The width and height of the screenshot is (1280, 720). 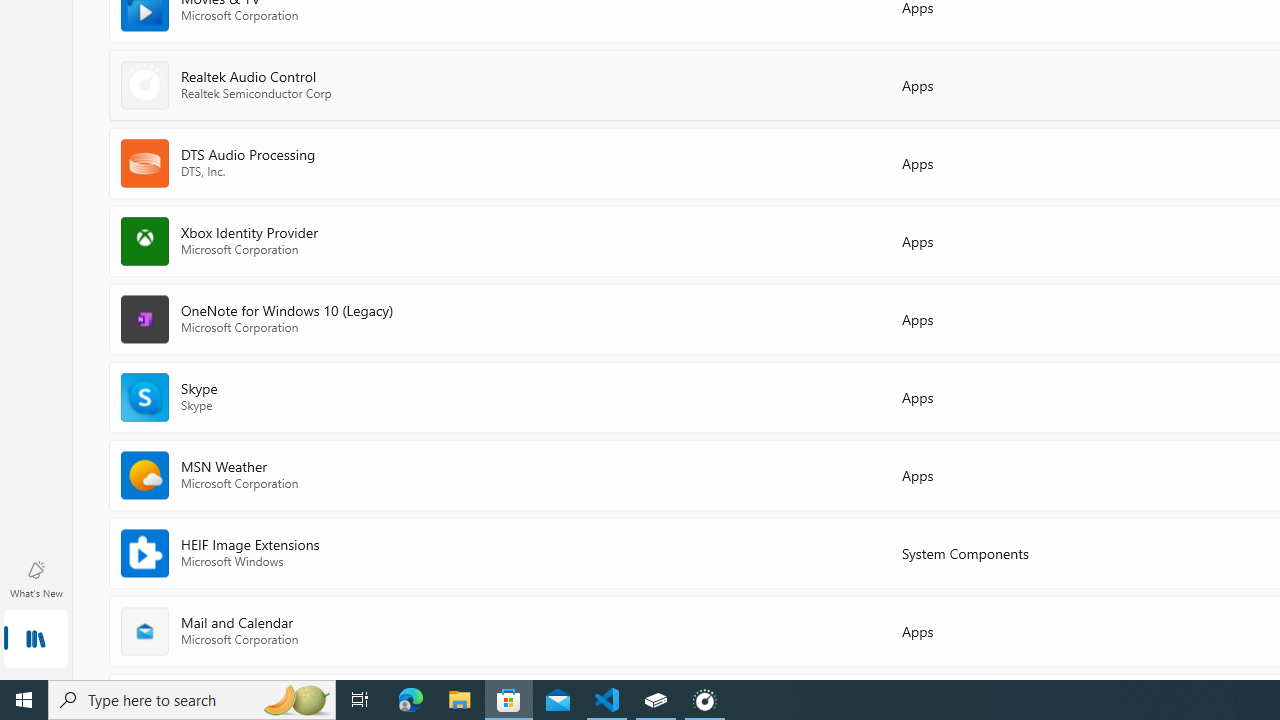 I want to click on 'What', so click(x=35, y=578).